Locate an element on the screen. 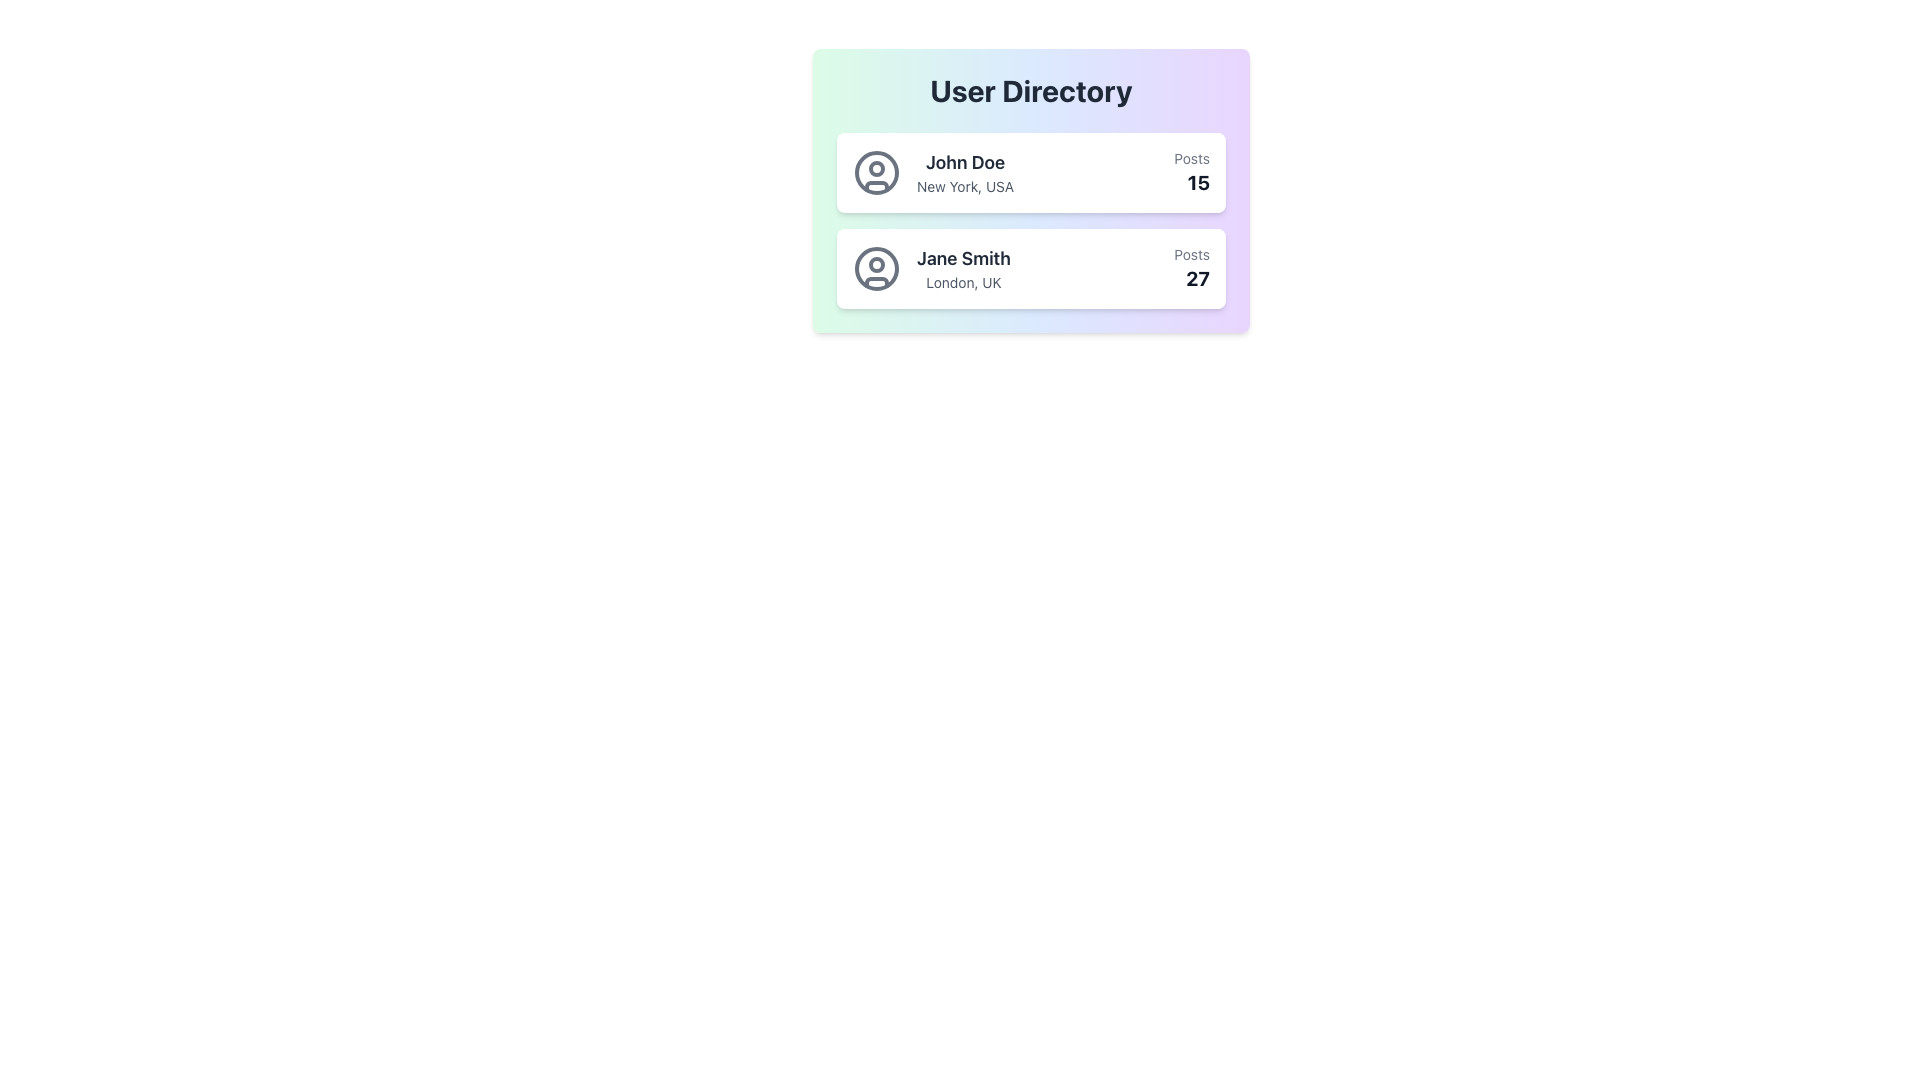 The image size is (1920, 1080). the small circle representing the user icon for 'John Doe' located at the upper left of the profile card is located at coordinates (877, 168).